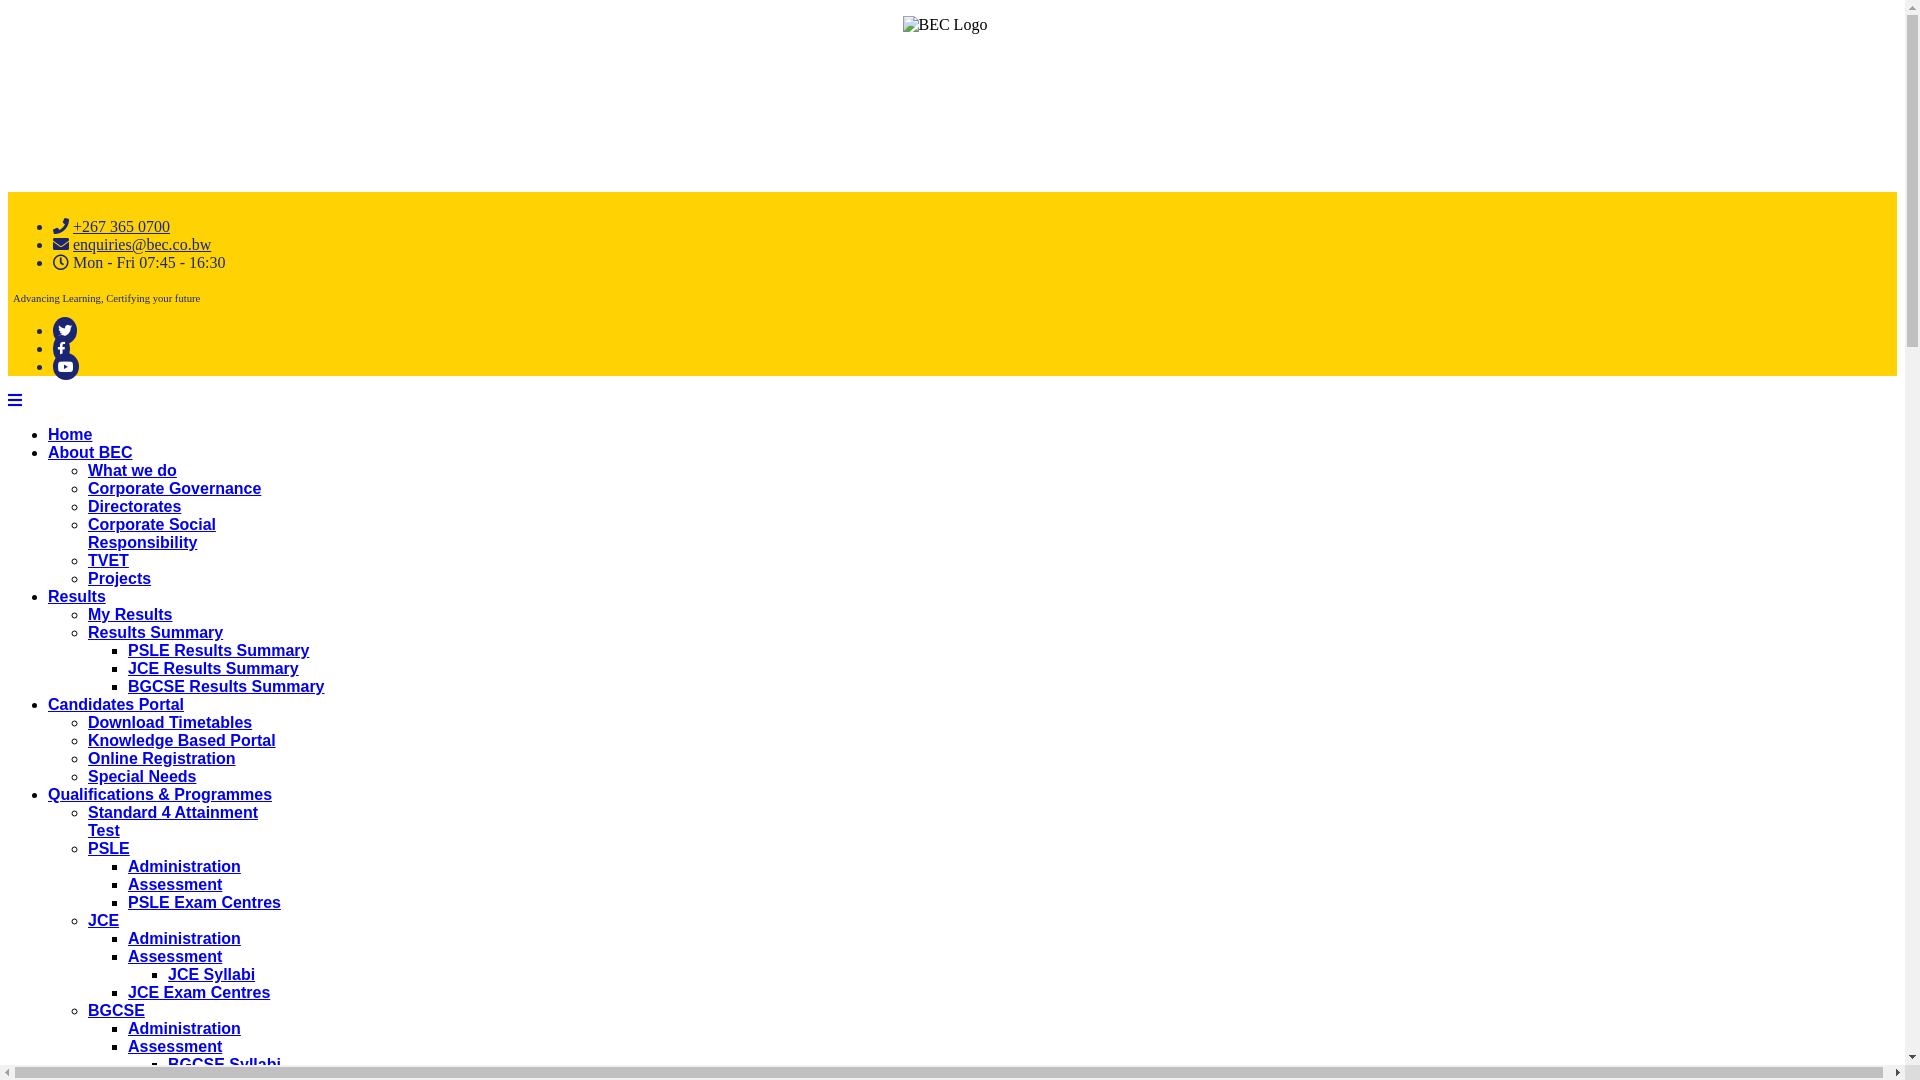  I want to click on 'JCE Exam Centres', so click(198, 992).